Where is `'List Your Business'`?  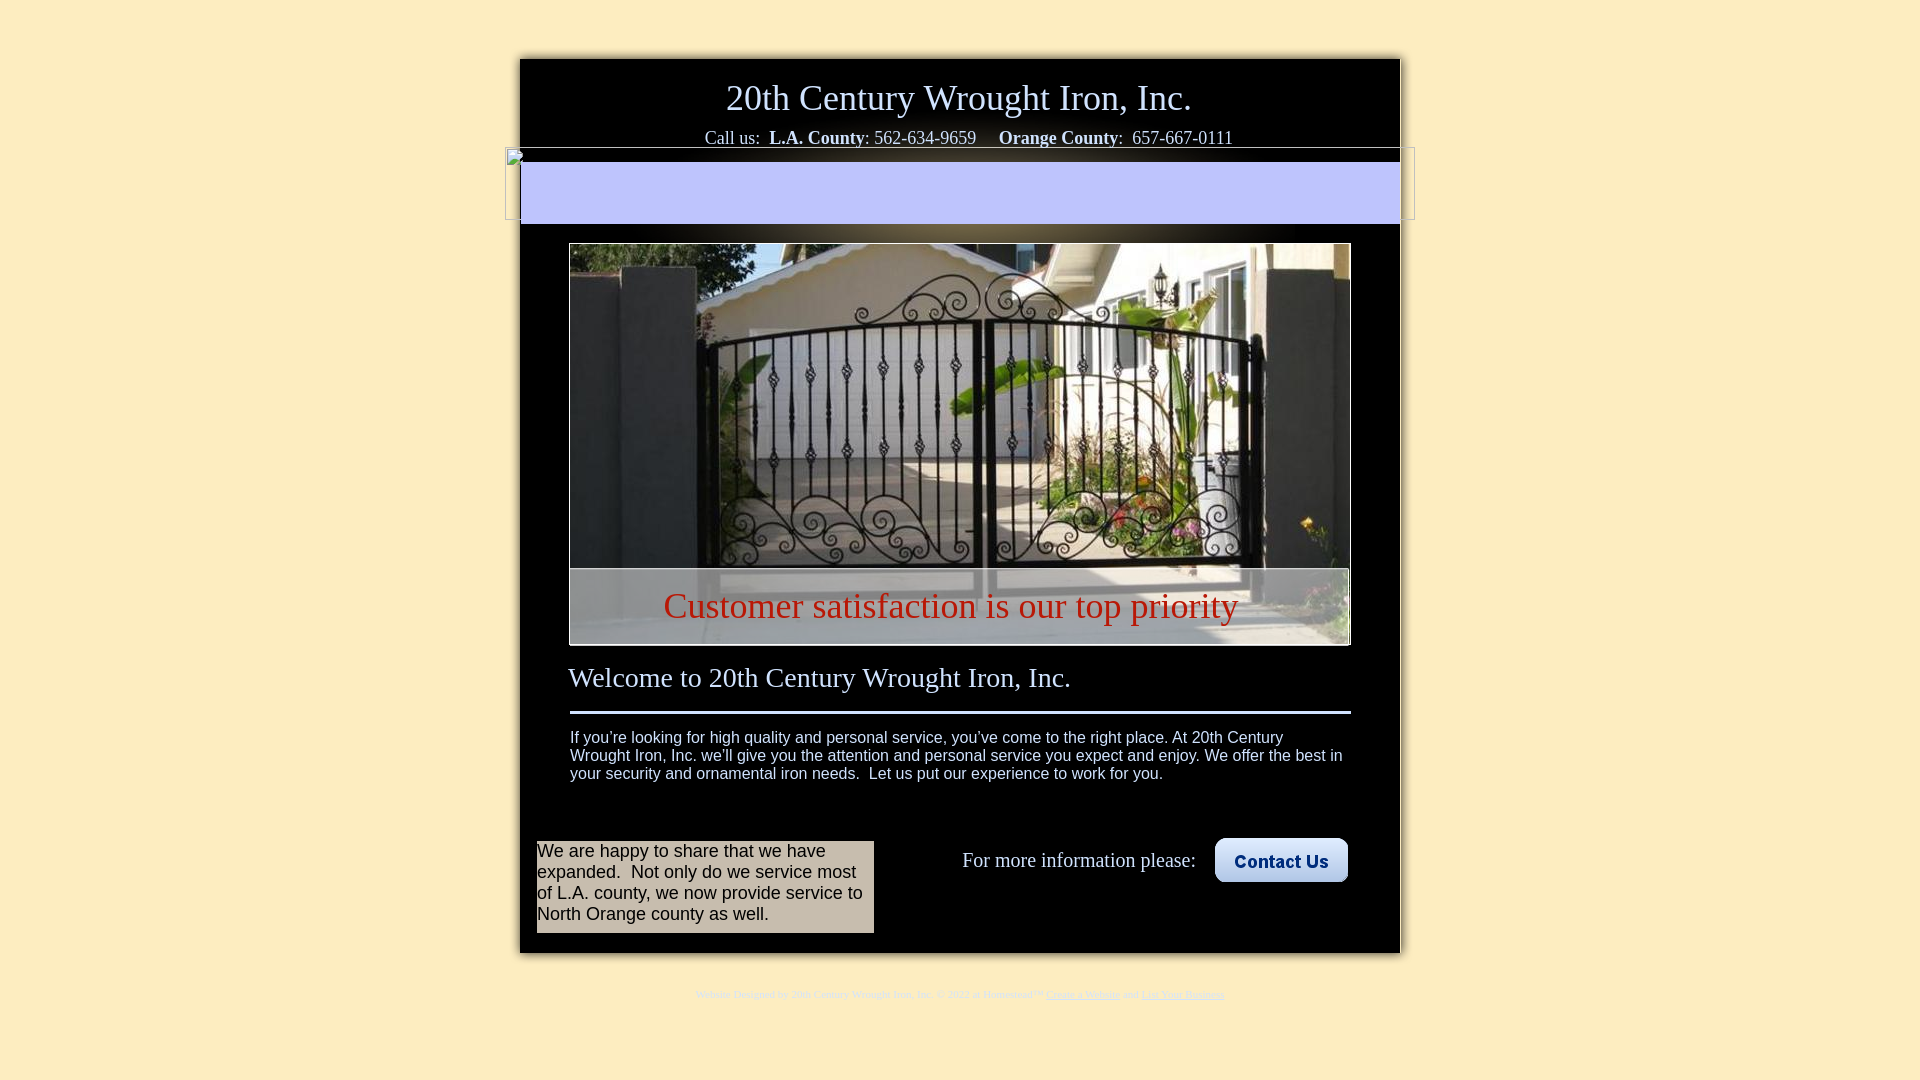 'List Your Business' is located at coordinates (1183, 994).